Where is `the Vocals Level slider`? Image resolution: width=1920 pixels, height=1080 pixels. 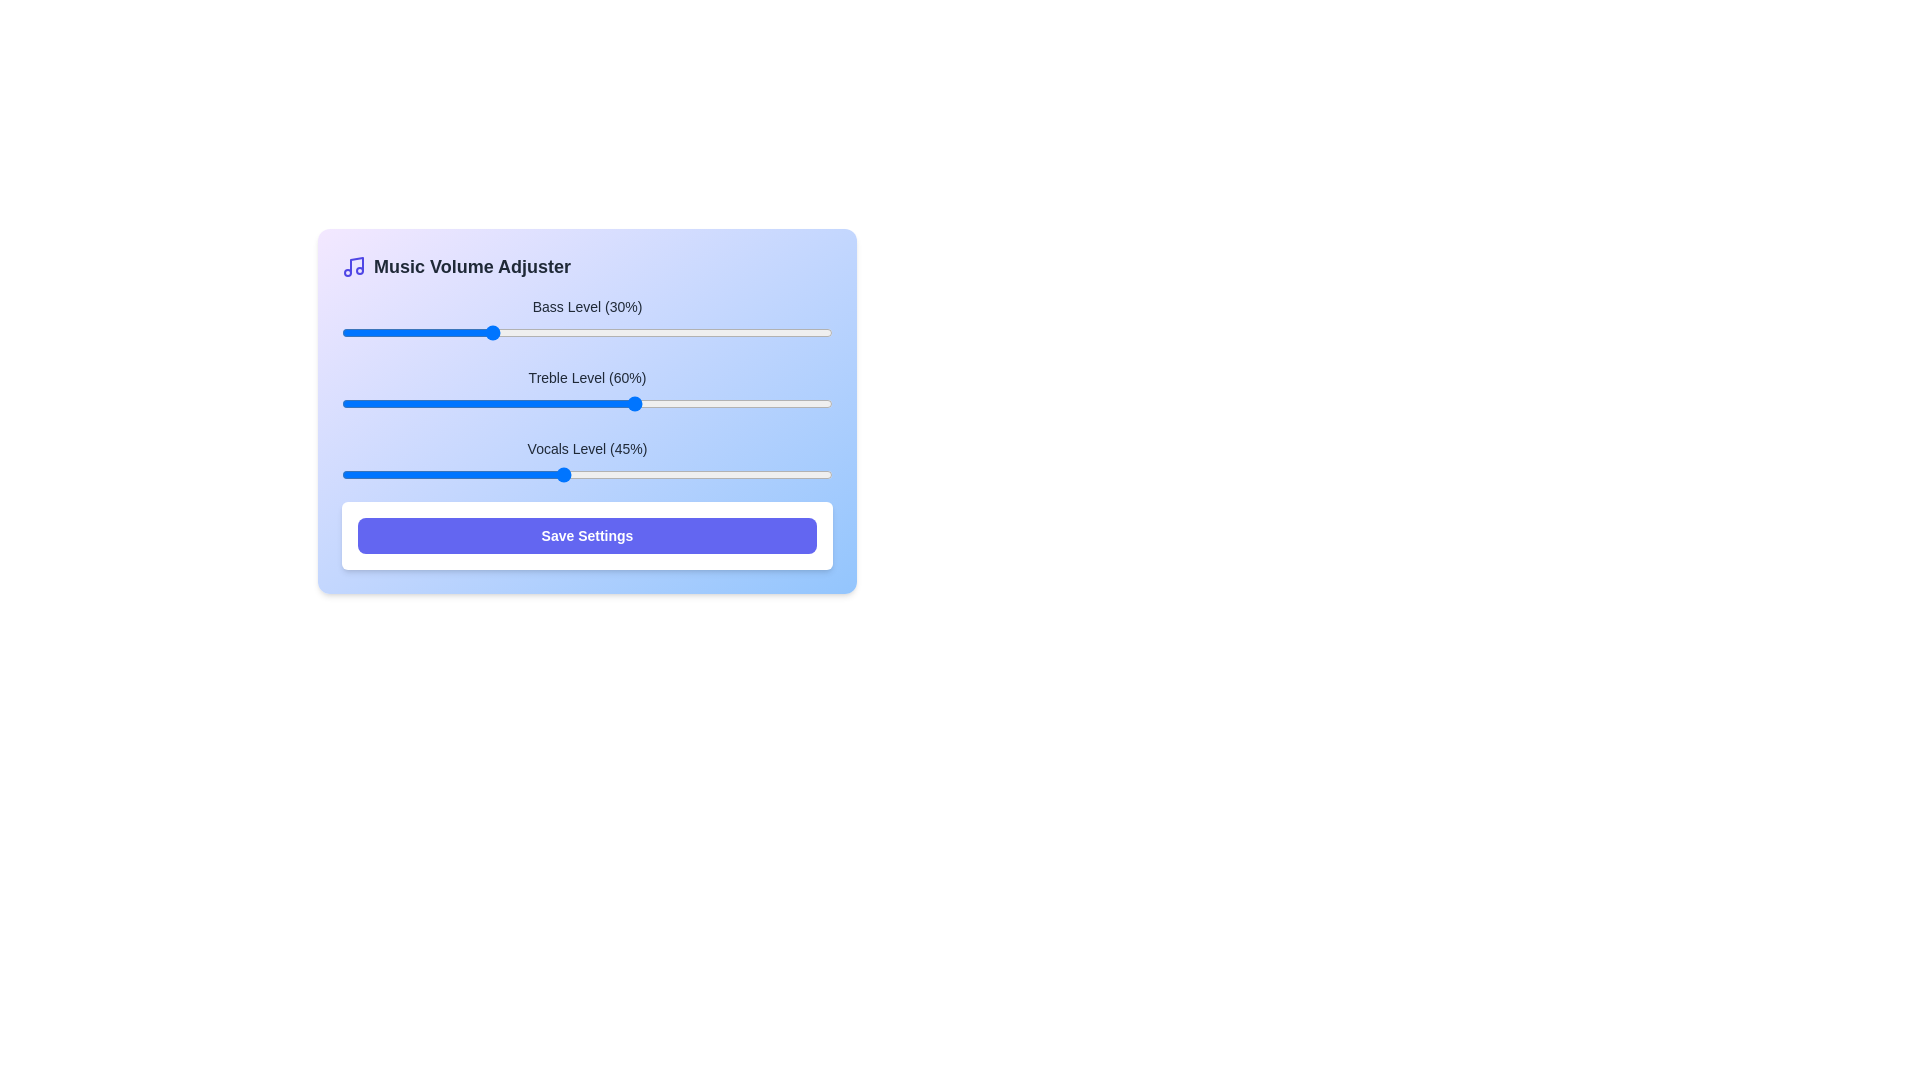
the Vocals Level slider is located at coordinates (548, 474).